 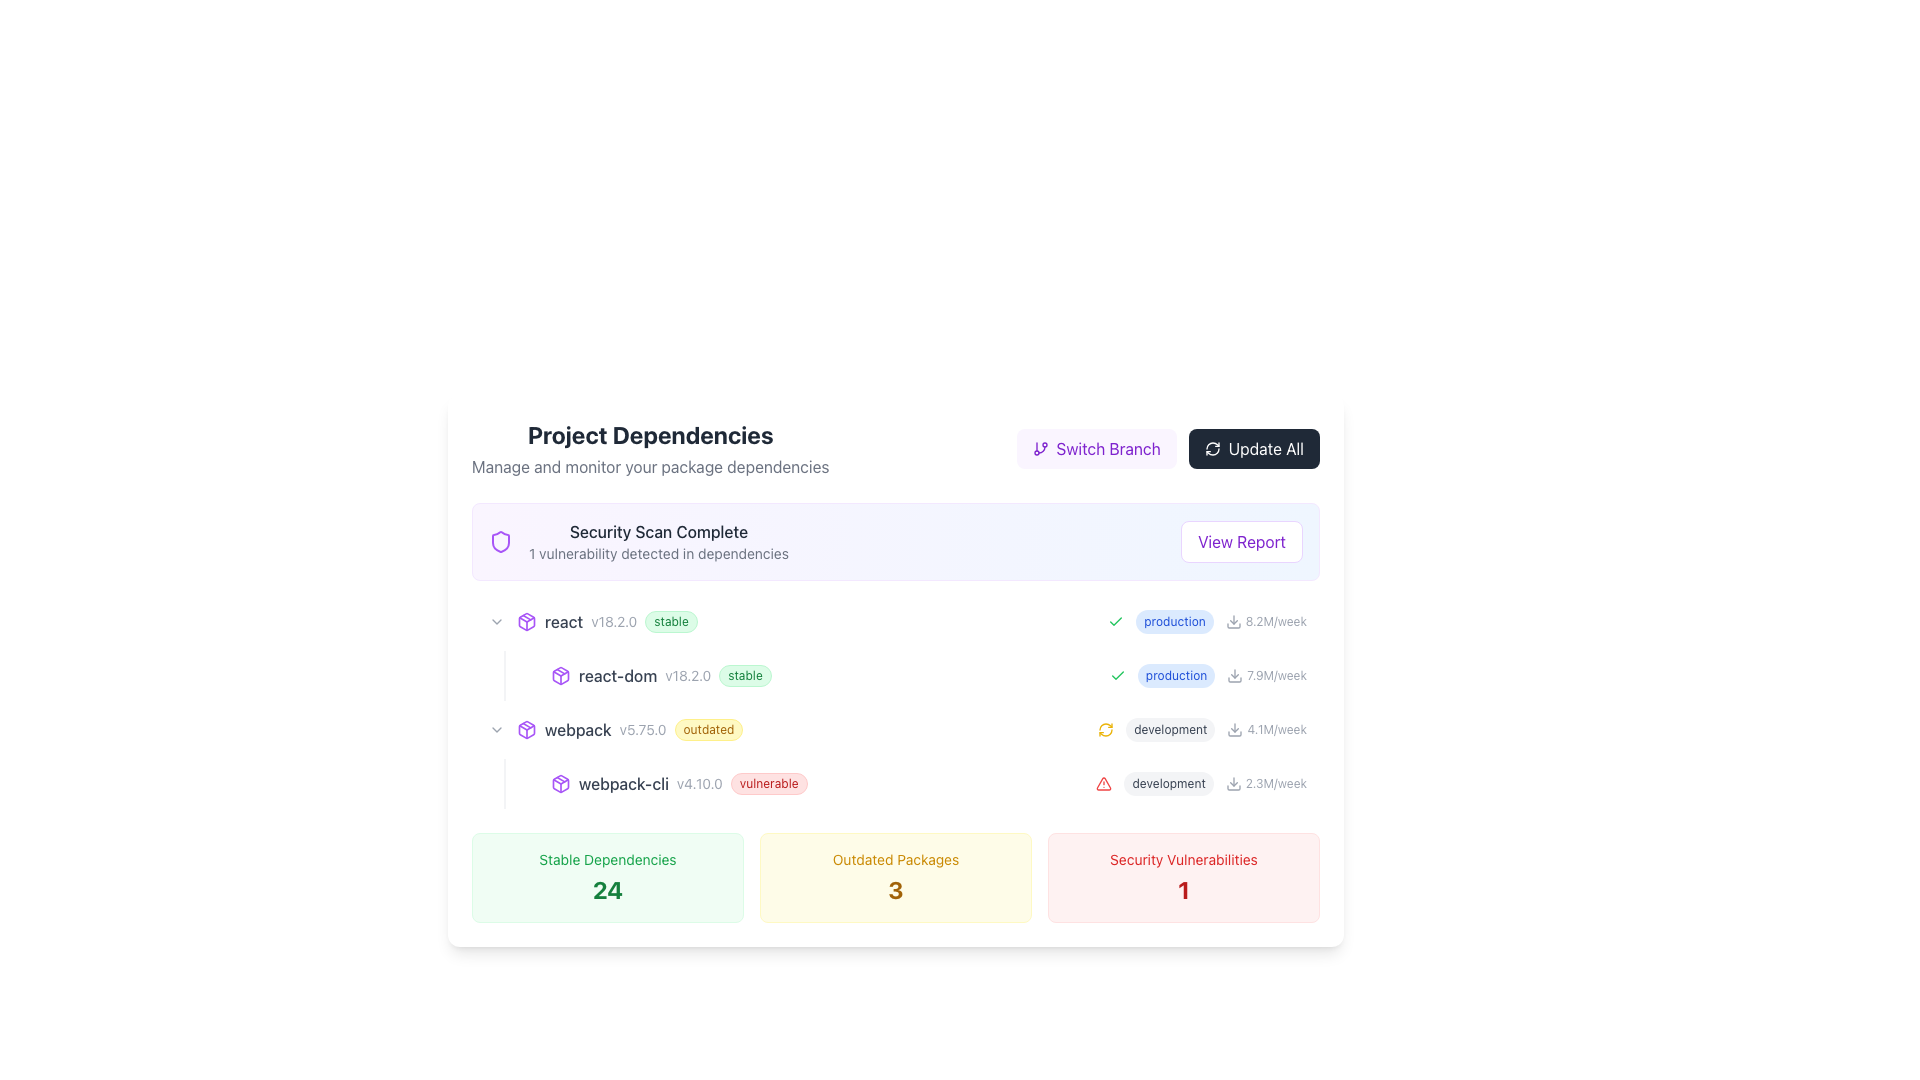 What do you see at coordinates (1265, 447) in the screenshot?
I see `the 'Update All' text label displayed in white on a dark background located at the far right corner of the top bar` at bounding box center [1265, 447].